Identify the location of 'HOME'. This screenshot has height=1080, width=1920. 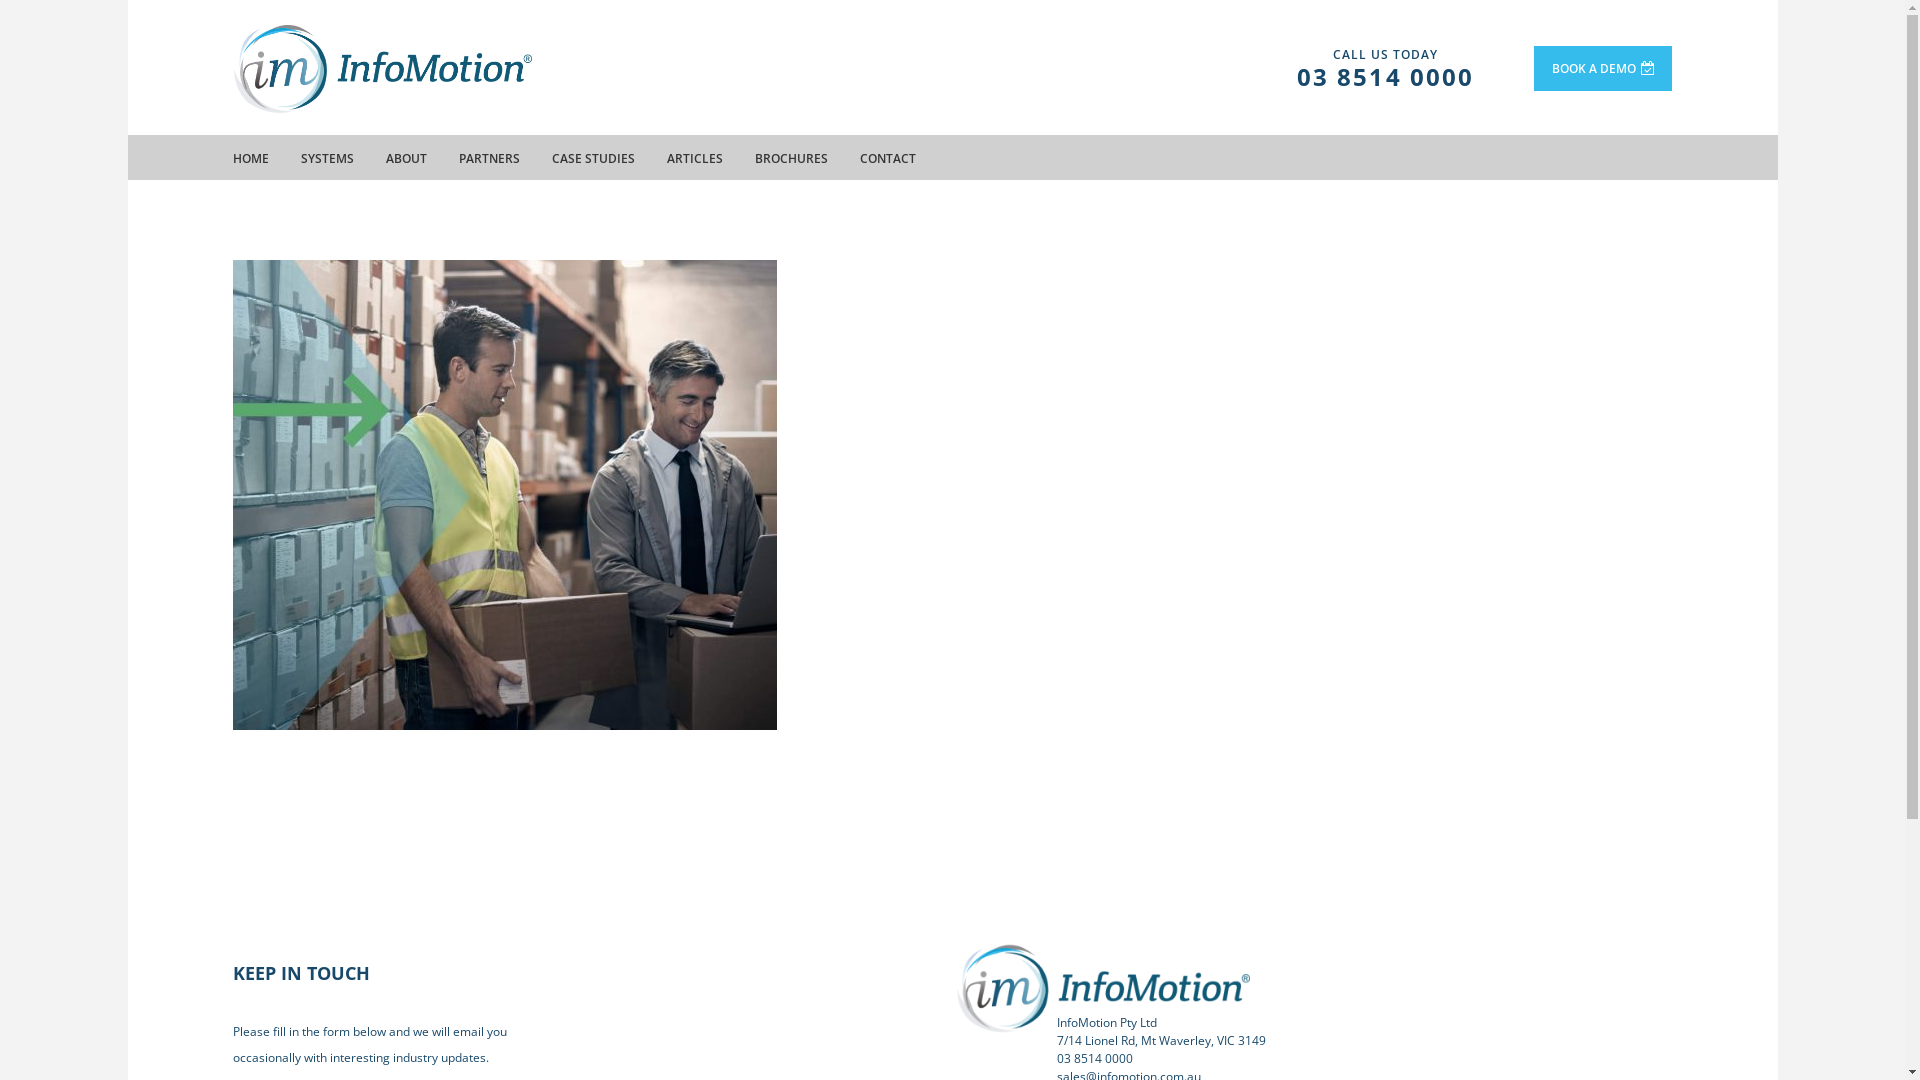
(248, 157).